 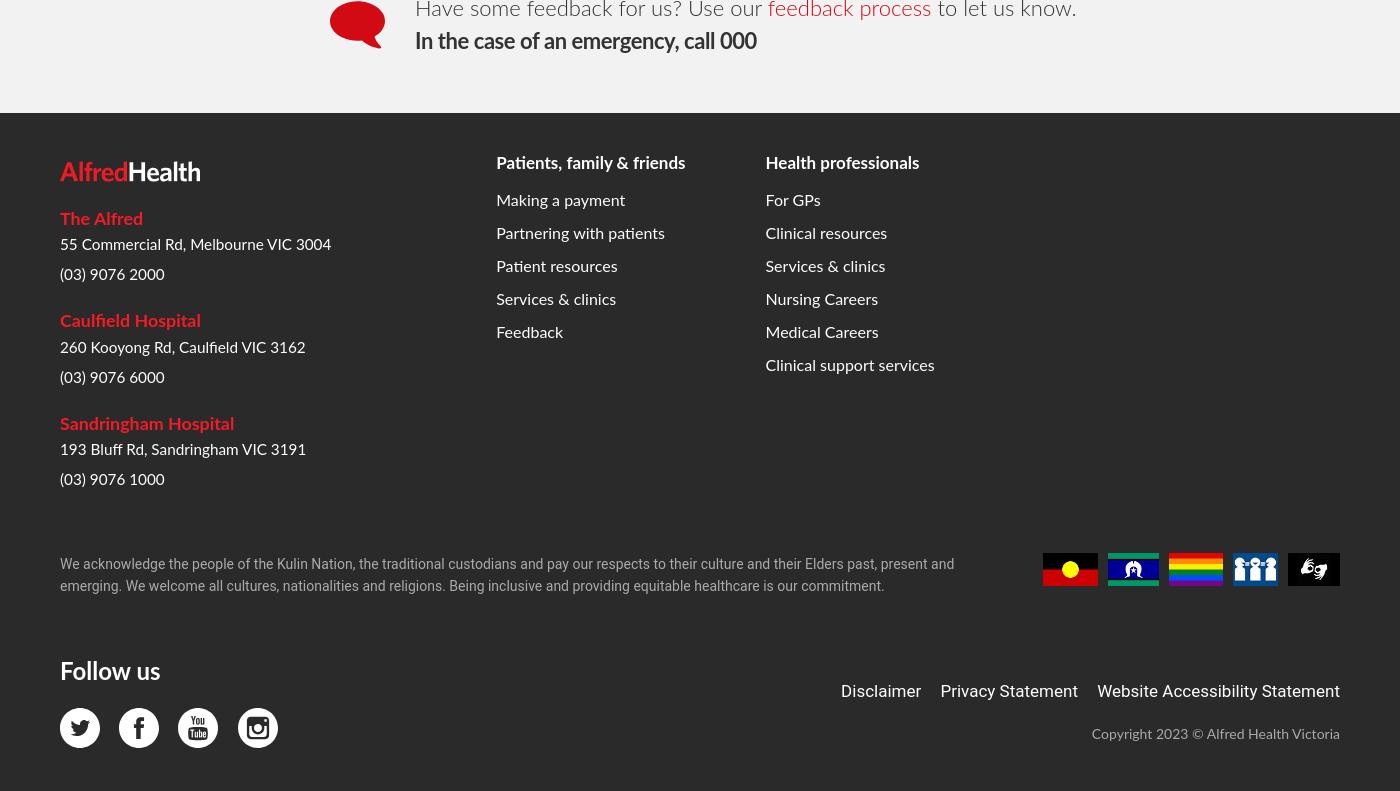 What do you see at coordinates (147, 101) in the screenshot?
I see `'Sandringham Hospital'` at bounding box center [147, 101].